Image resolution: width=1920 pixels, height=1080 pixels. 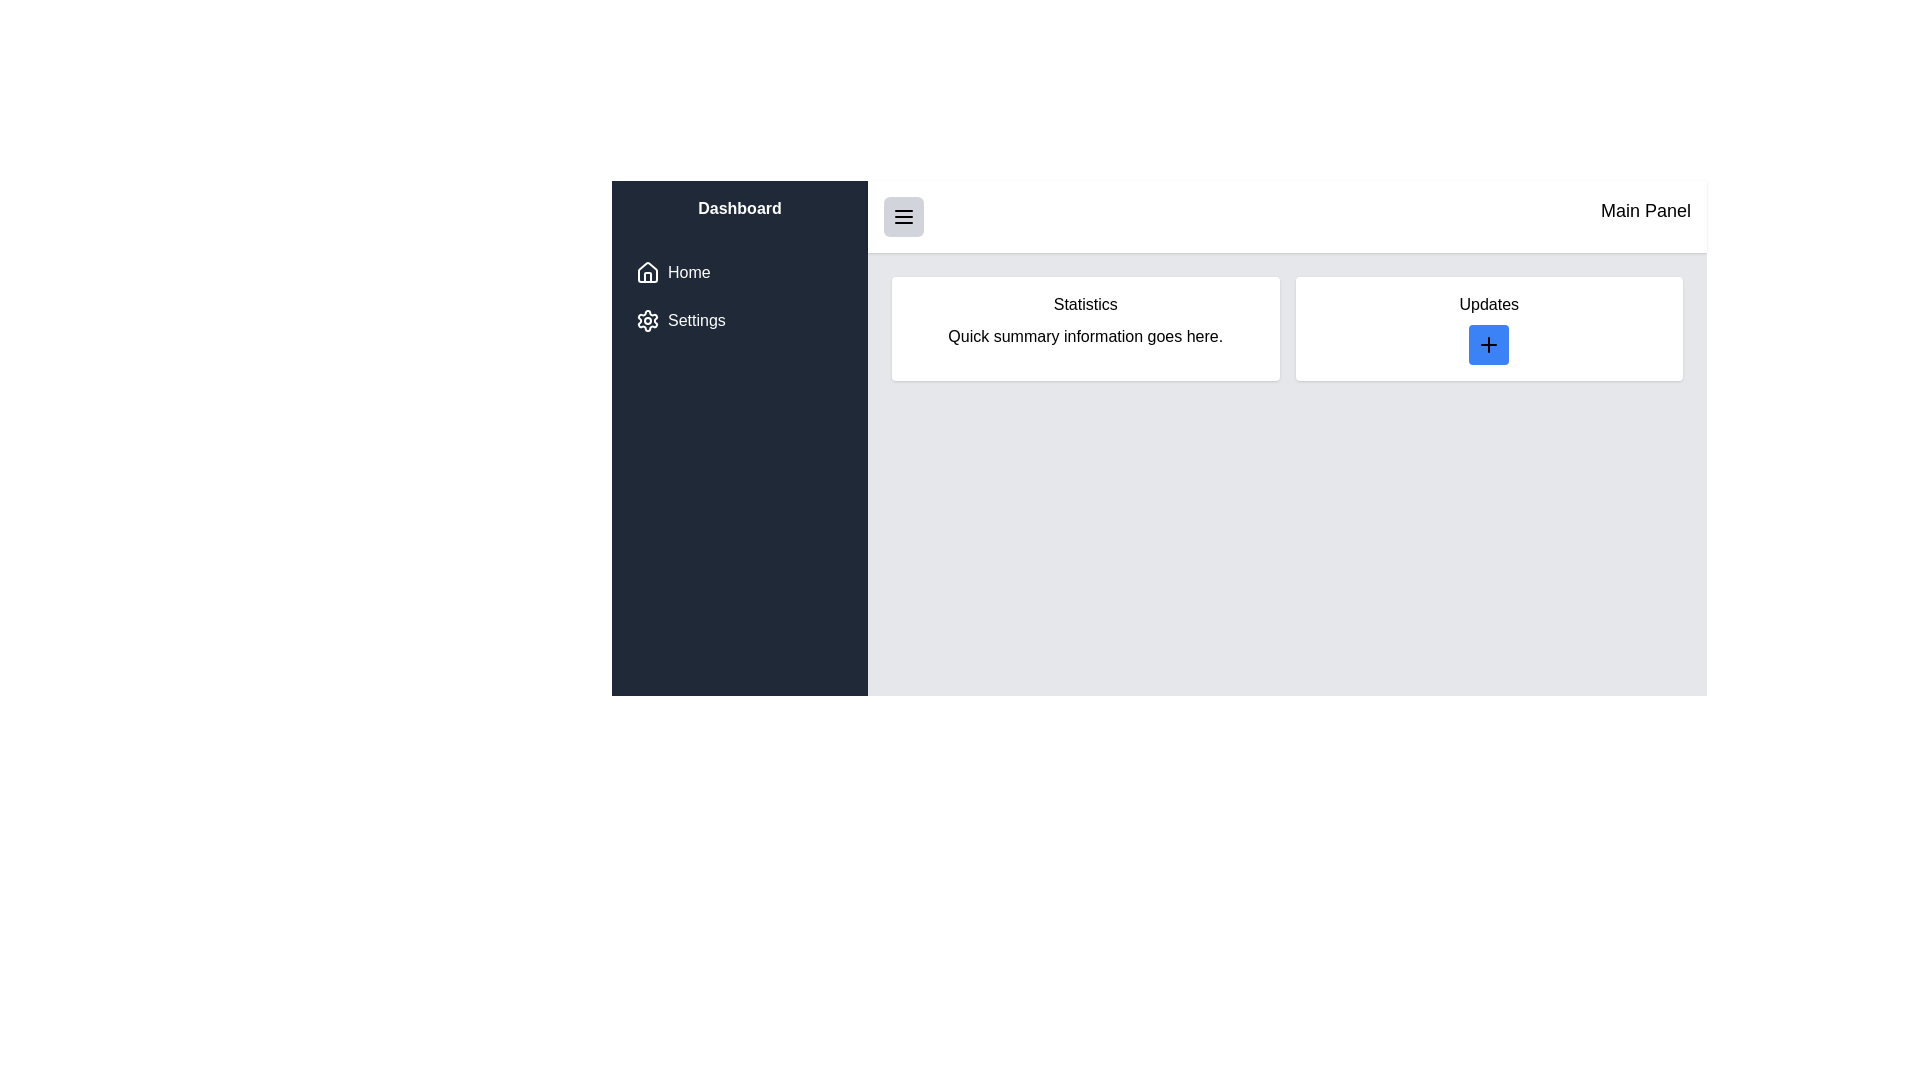 I want to click on the 'Settings' text label in the sidebar menu, so click(x=696, y=319).